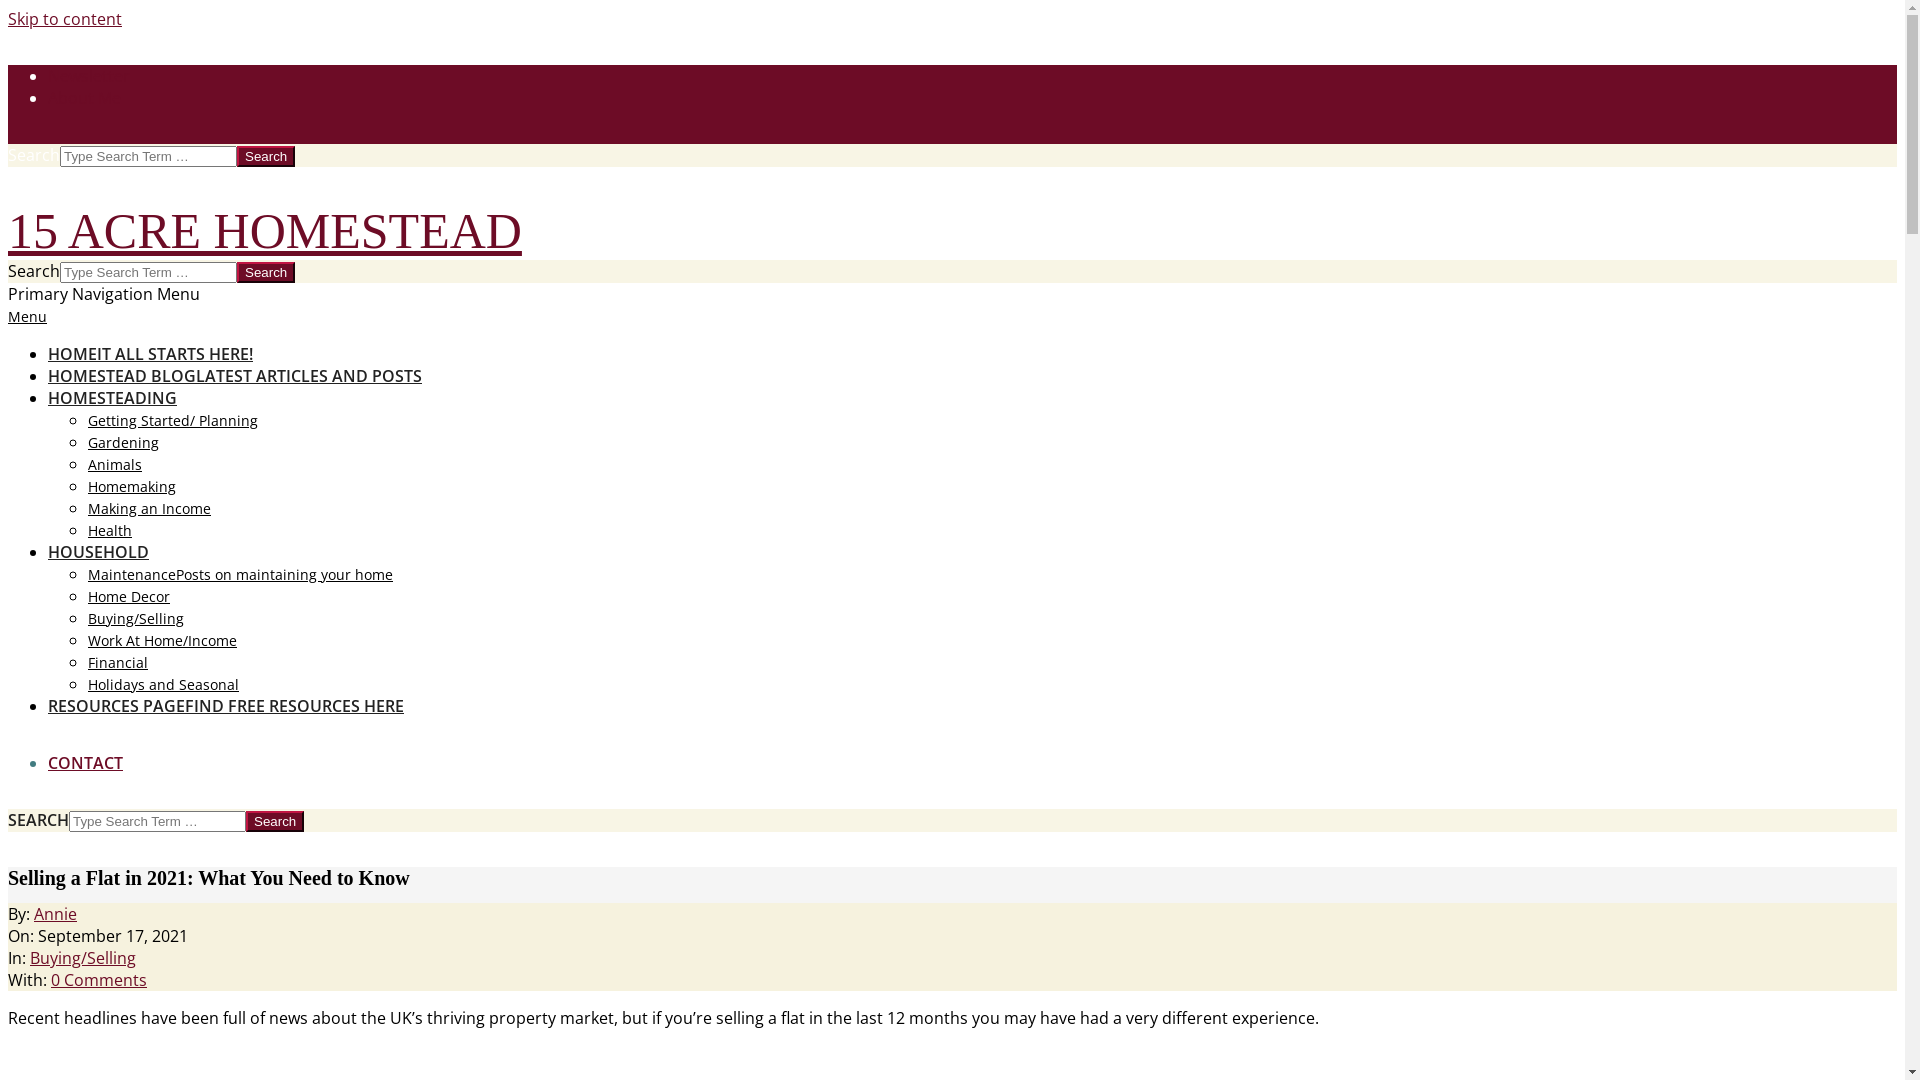  What do you see at coordinates (225, 704) in the screenshot?
I see `'RESOURCES PAGEFIND FREE RESOURCES HERE'` at bounding box center [225, 704].